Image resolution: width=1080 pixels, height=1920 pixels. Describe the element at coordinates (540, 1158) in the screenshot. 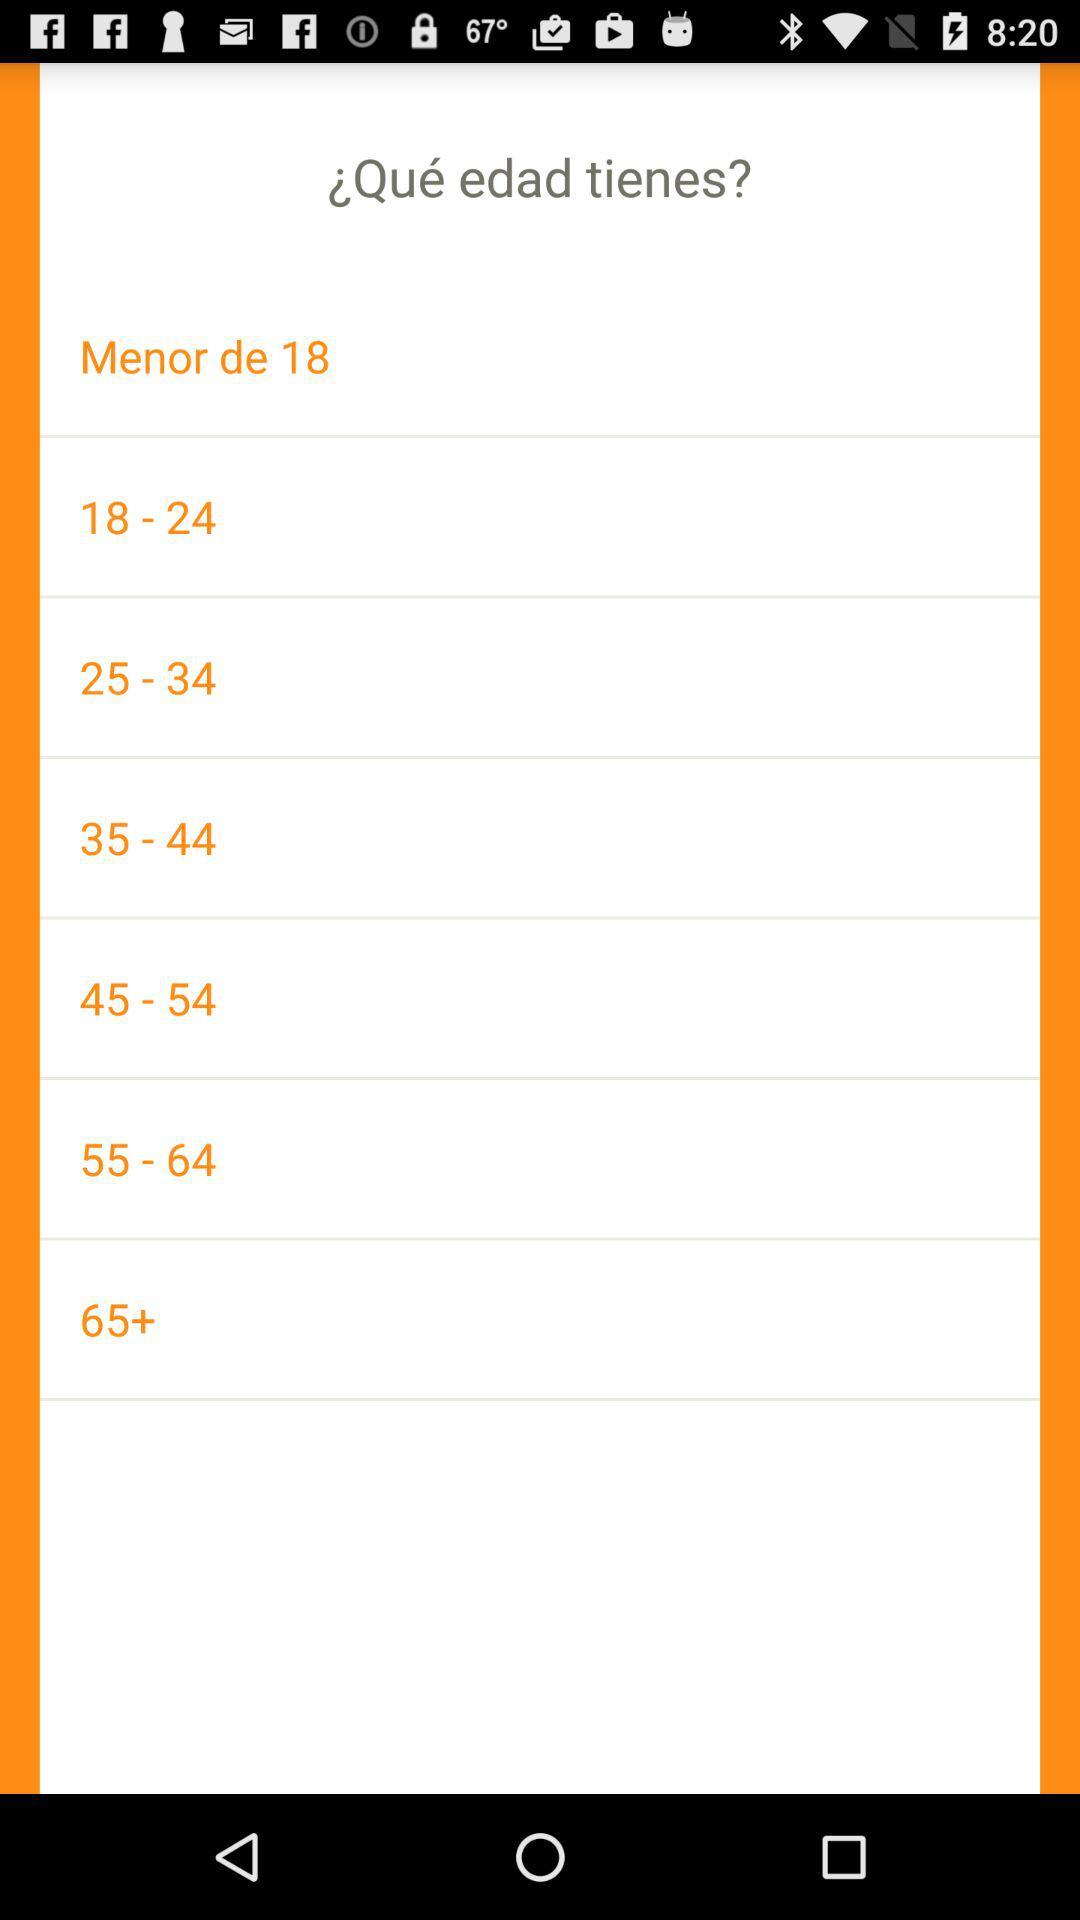

I see `the icon below 45 - 54` at that location.